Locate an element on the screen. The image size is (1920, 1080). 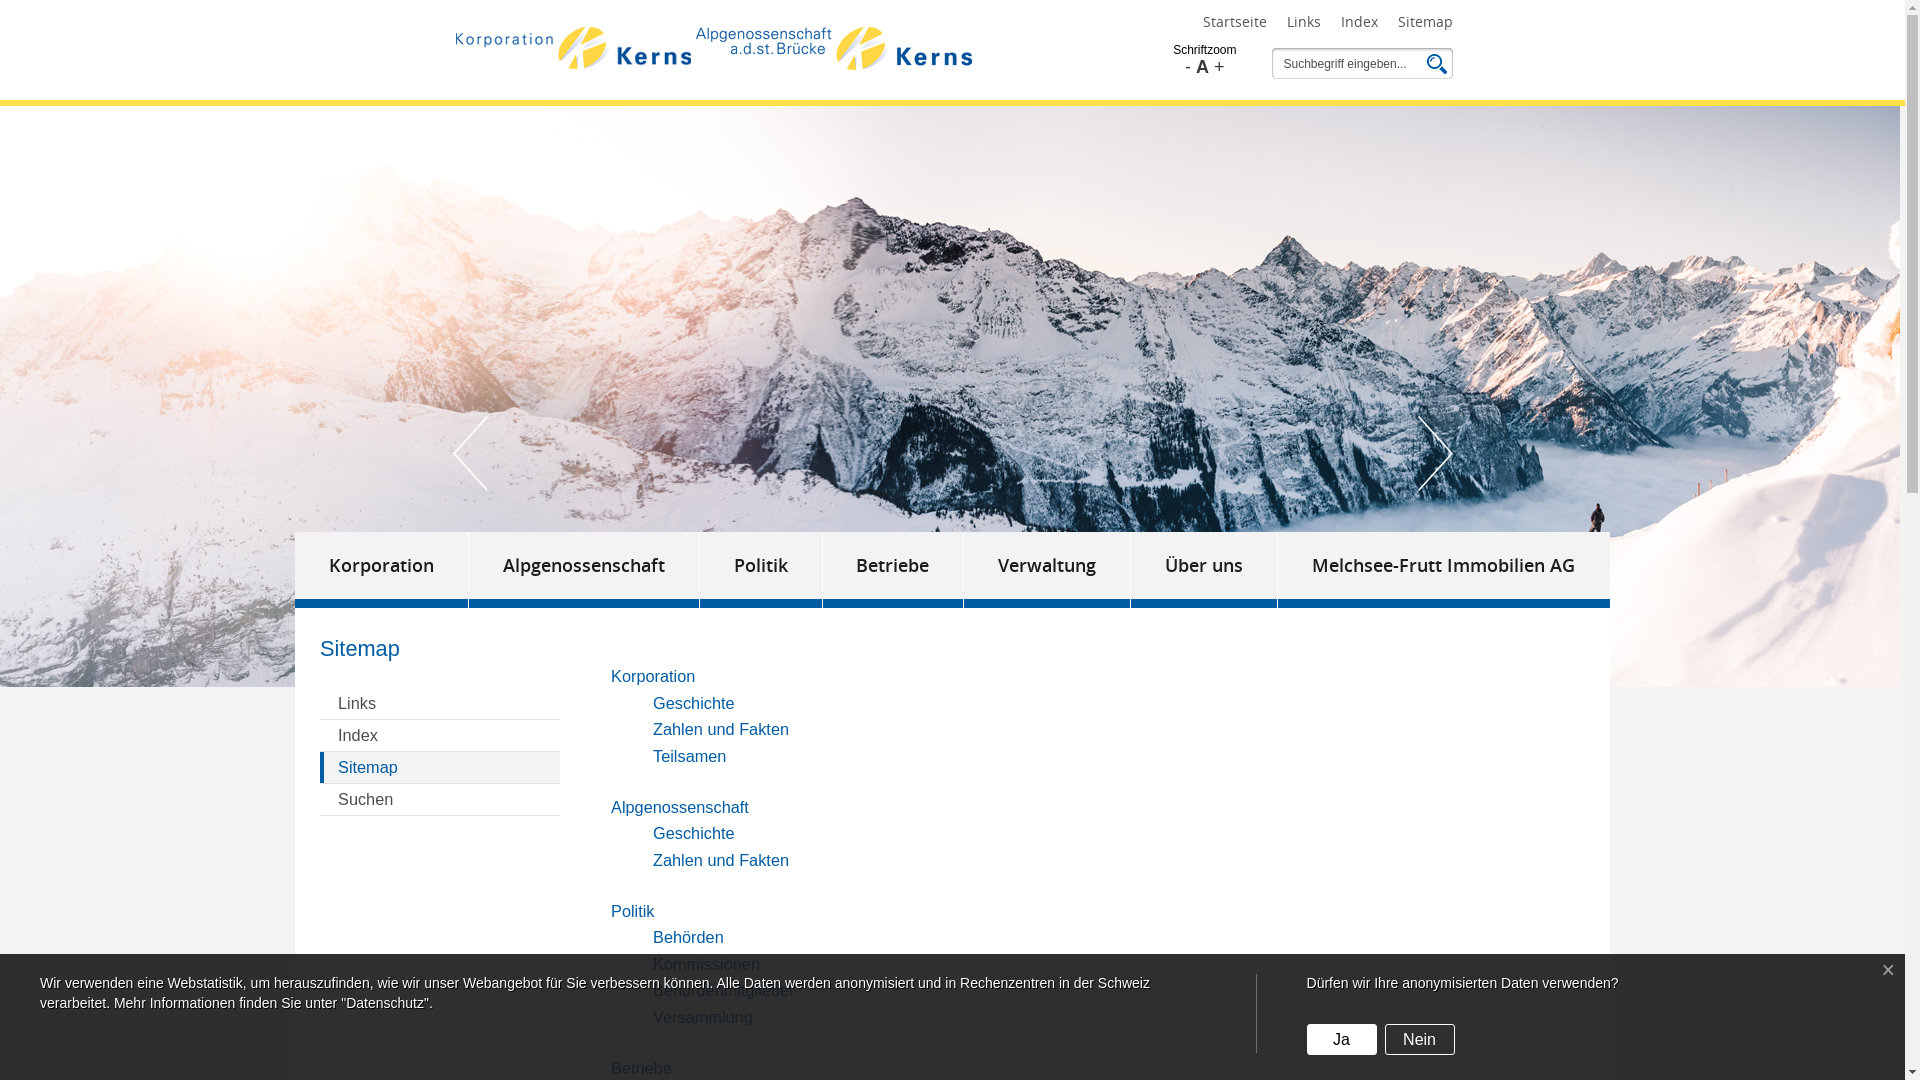
'Index' is located at coordinates (439, 736).